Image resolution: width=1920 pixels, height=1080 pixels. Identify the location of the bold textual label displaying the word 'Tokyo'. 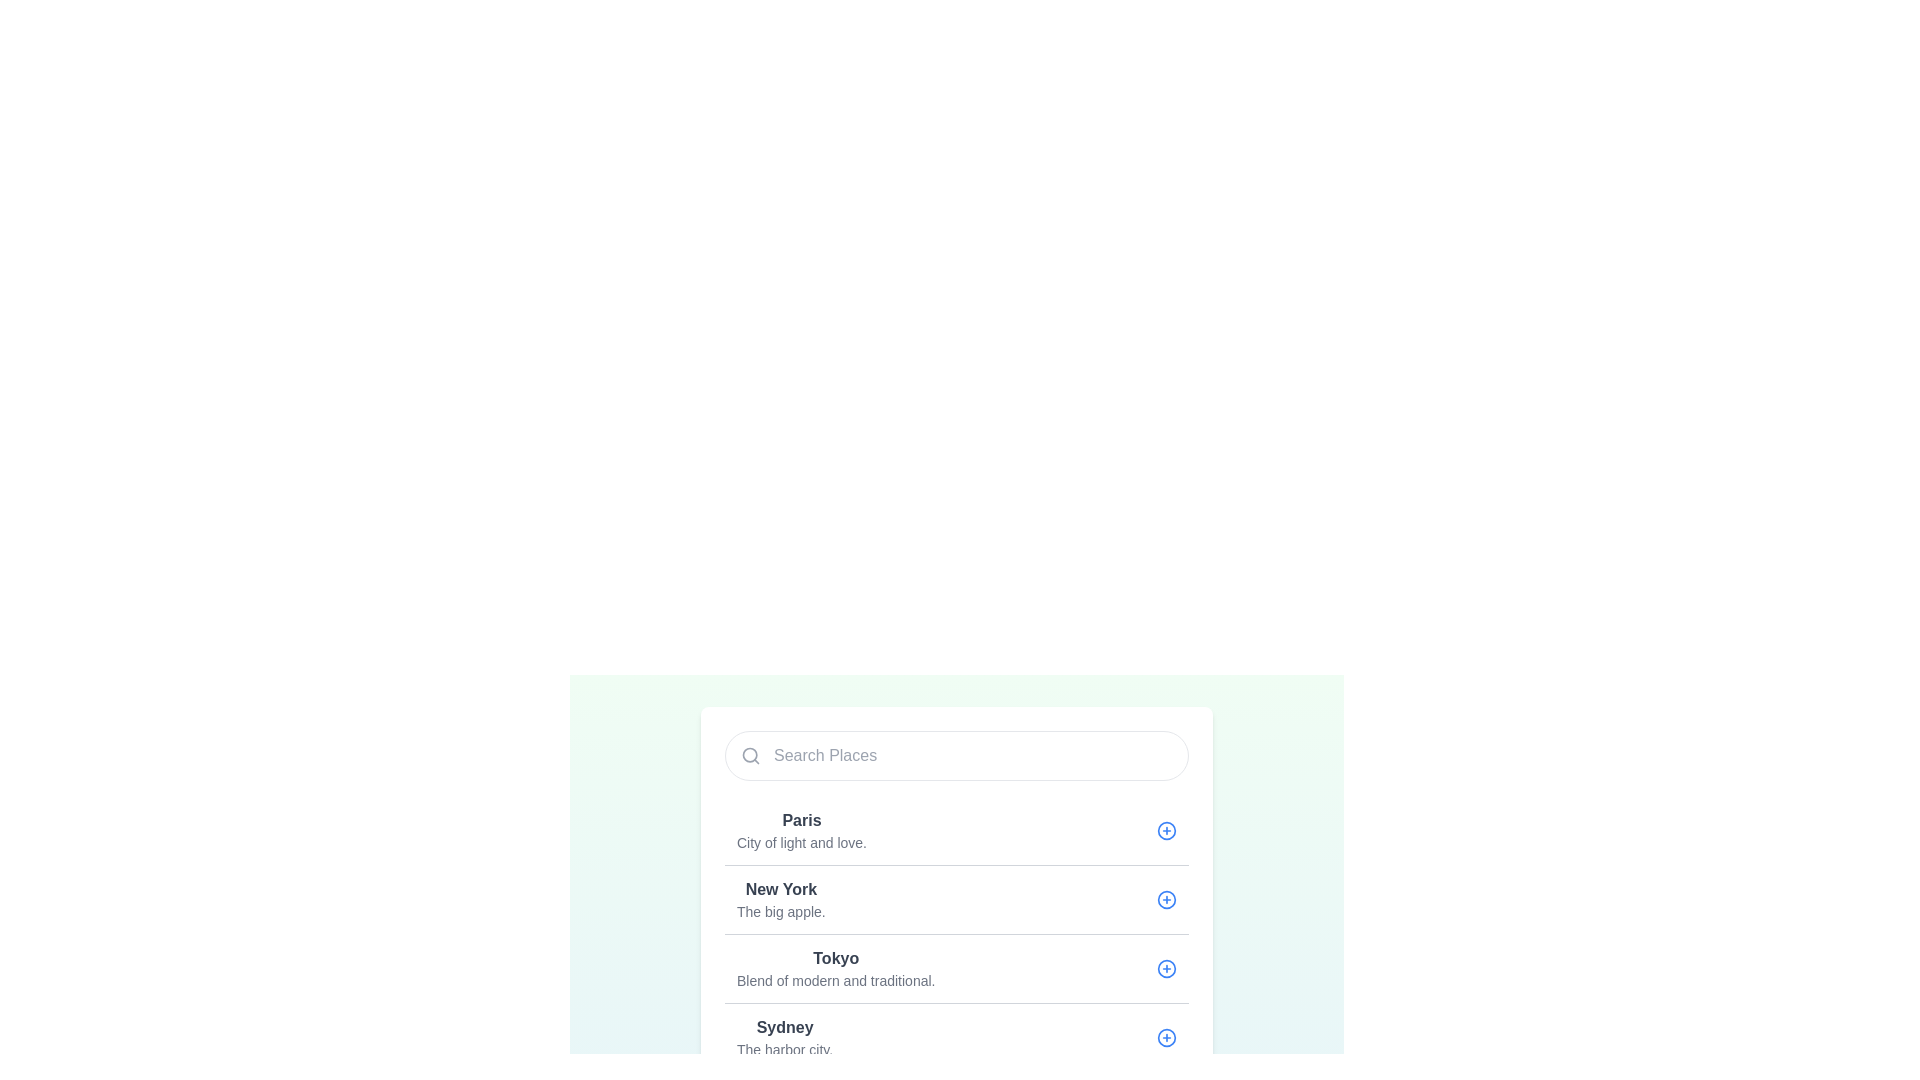
(835, 958).